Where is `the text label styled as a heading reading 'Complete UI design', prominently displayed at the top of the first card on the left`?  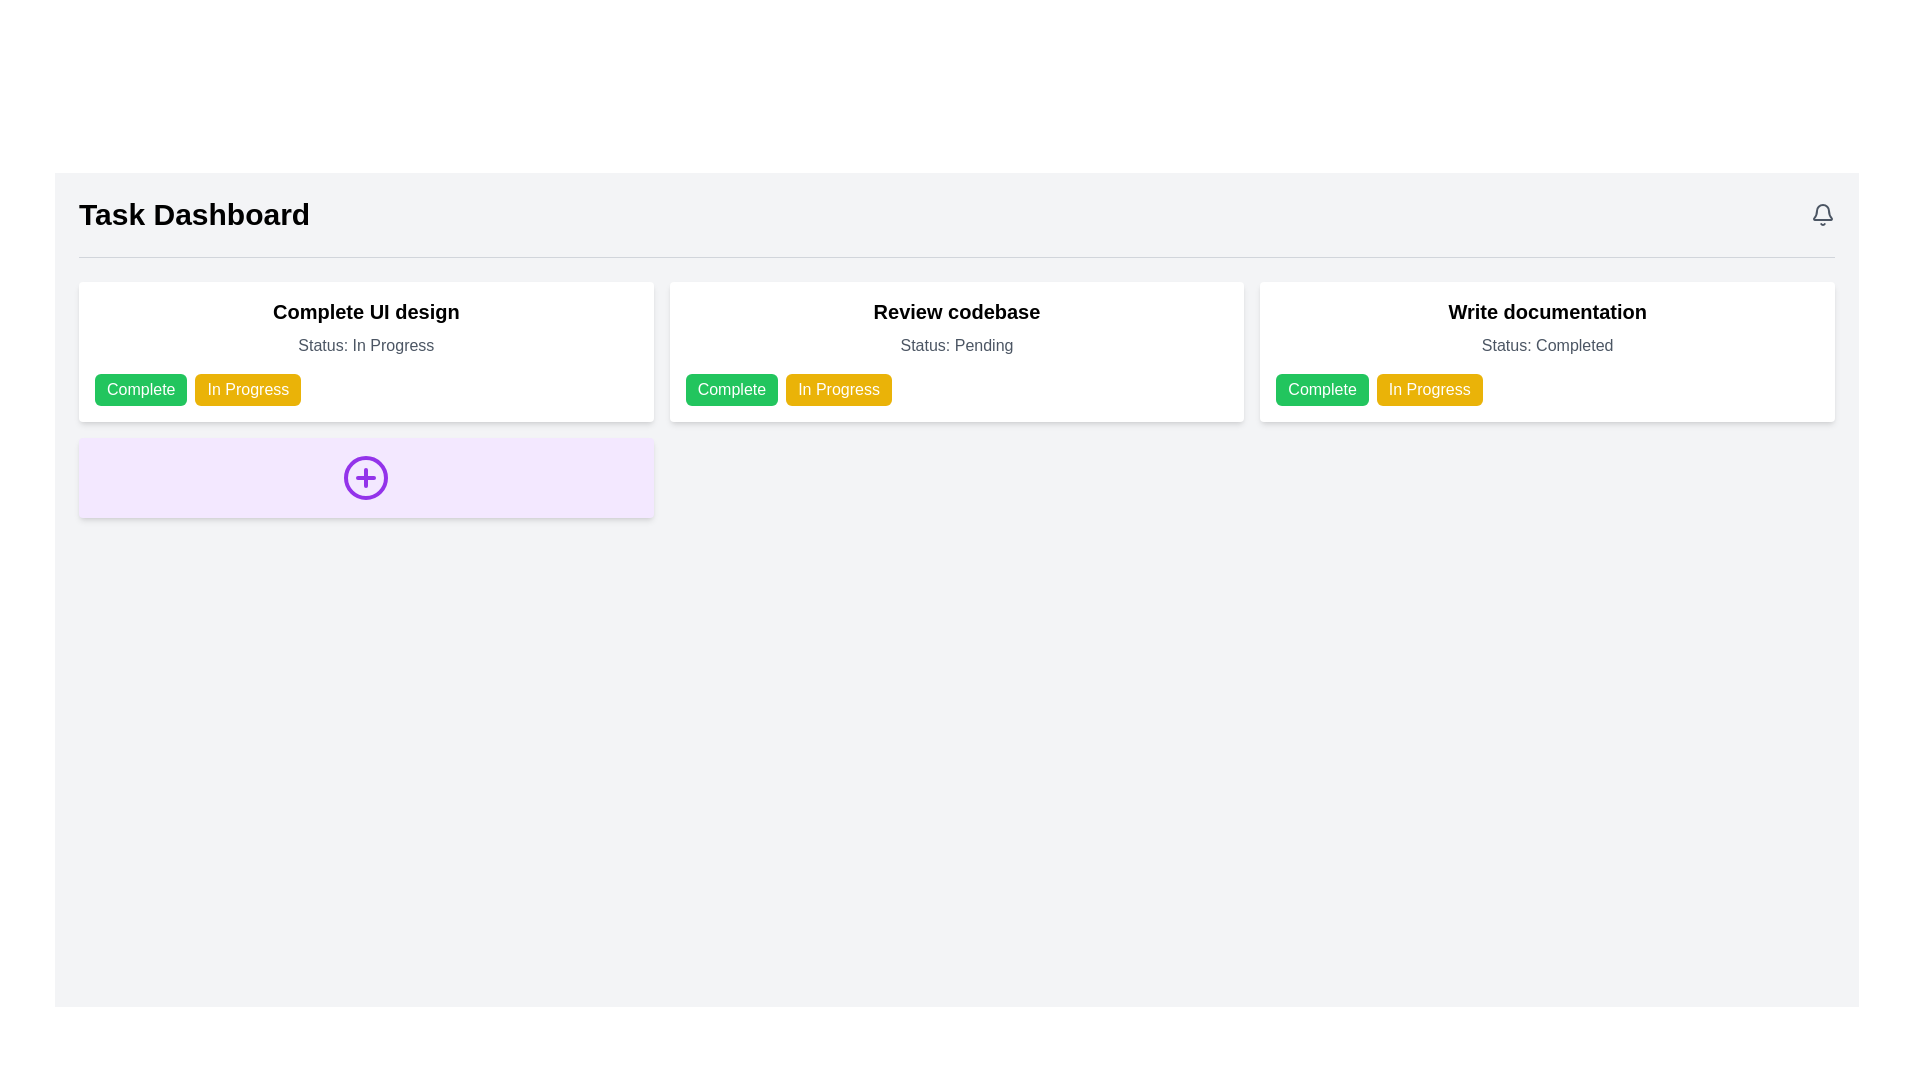 the text label styled as a heading reading 'Complete UI design', prominently displayed at the top of the first card on the left is located at coordinates (366, 312).